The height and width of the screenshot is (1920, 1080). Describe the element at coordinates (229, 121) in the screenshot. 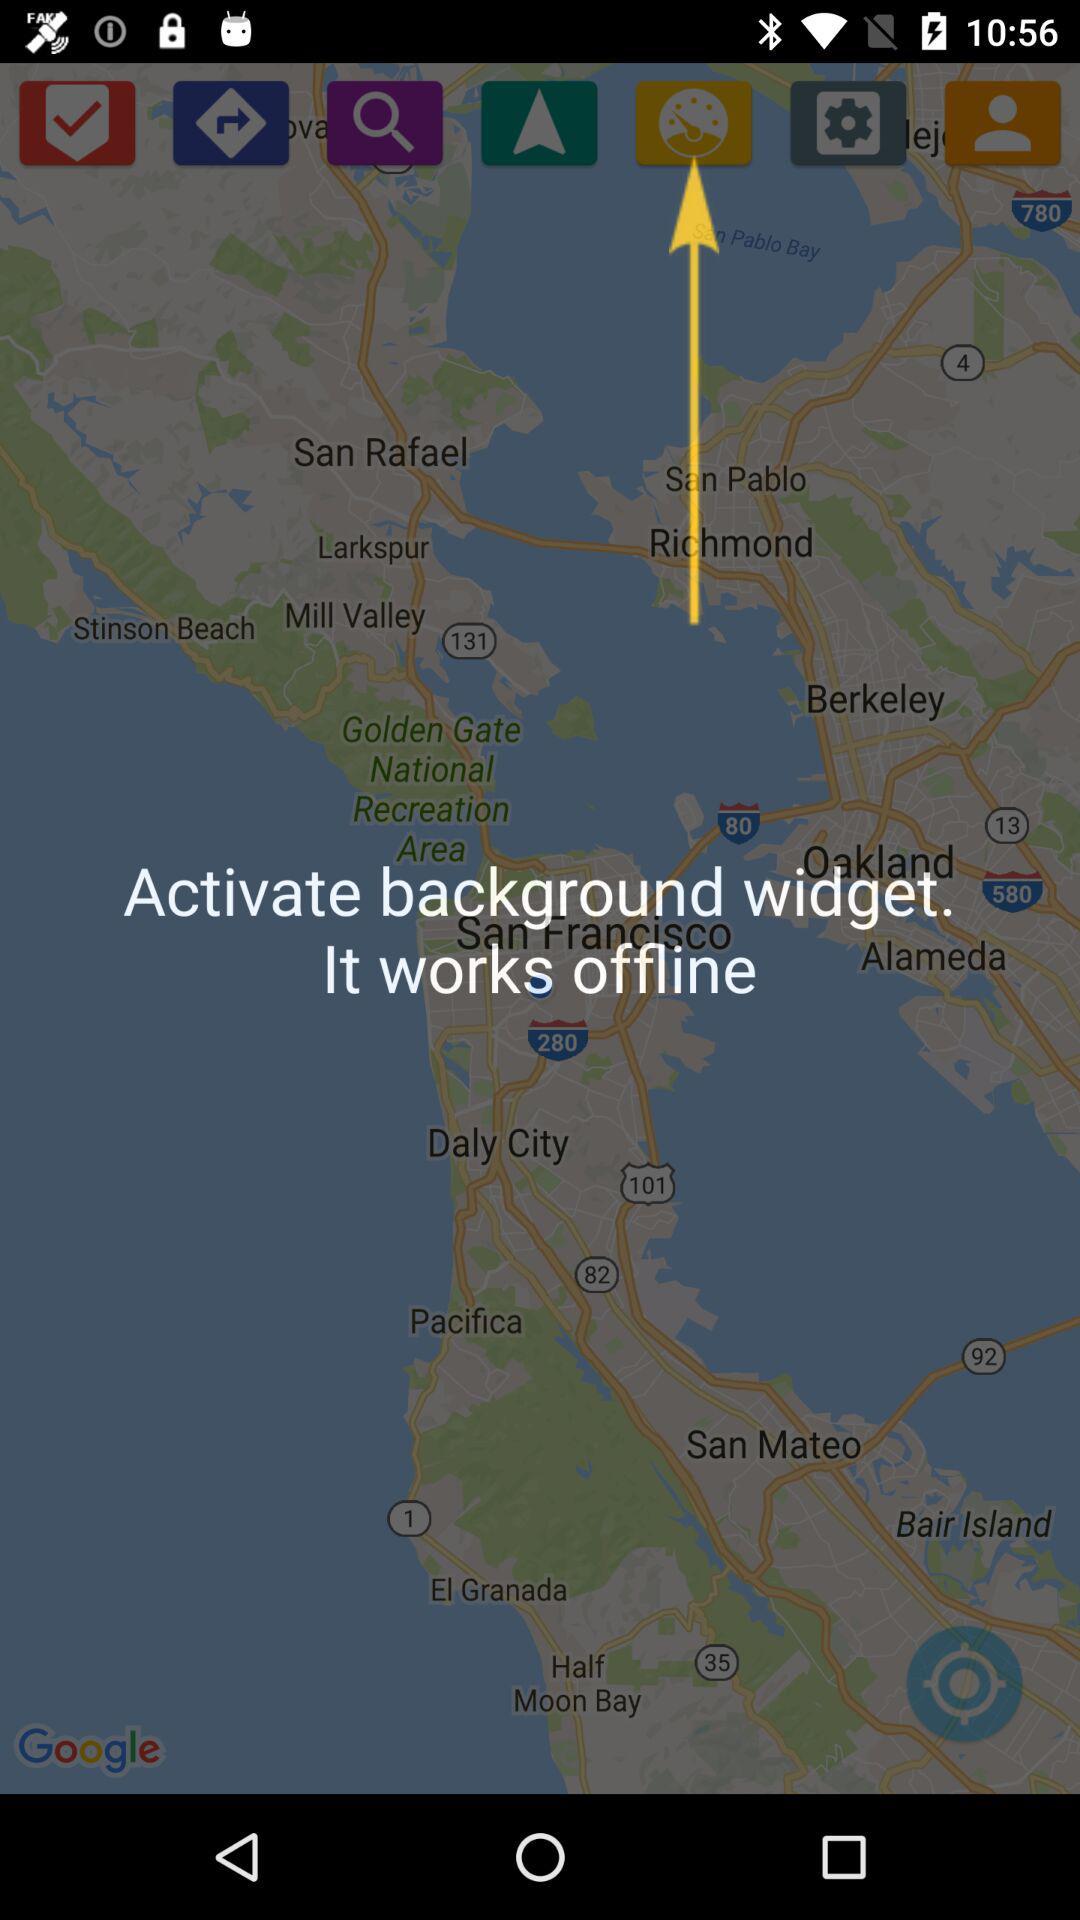

I see `directions` at that location.